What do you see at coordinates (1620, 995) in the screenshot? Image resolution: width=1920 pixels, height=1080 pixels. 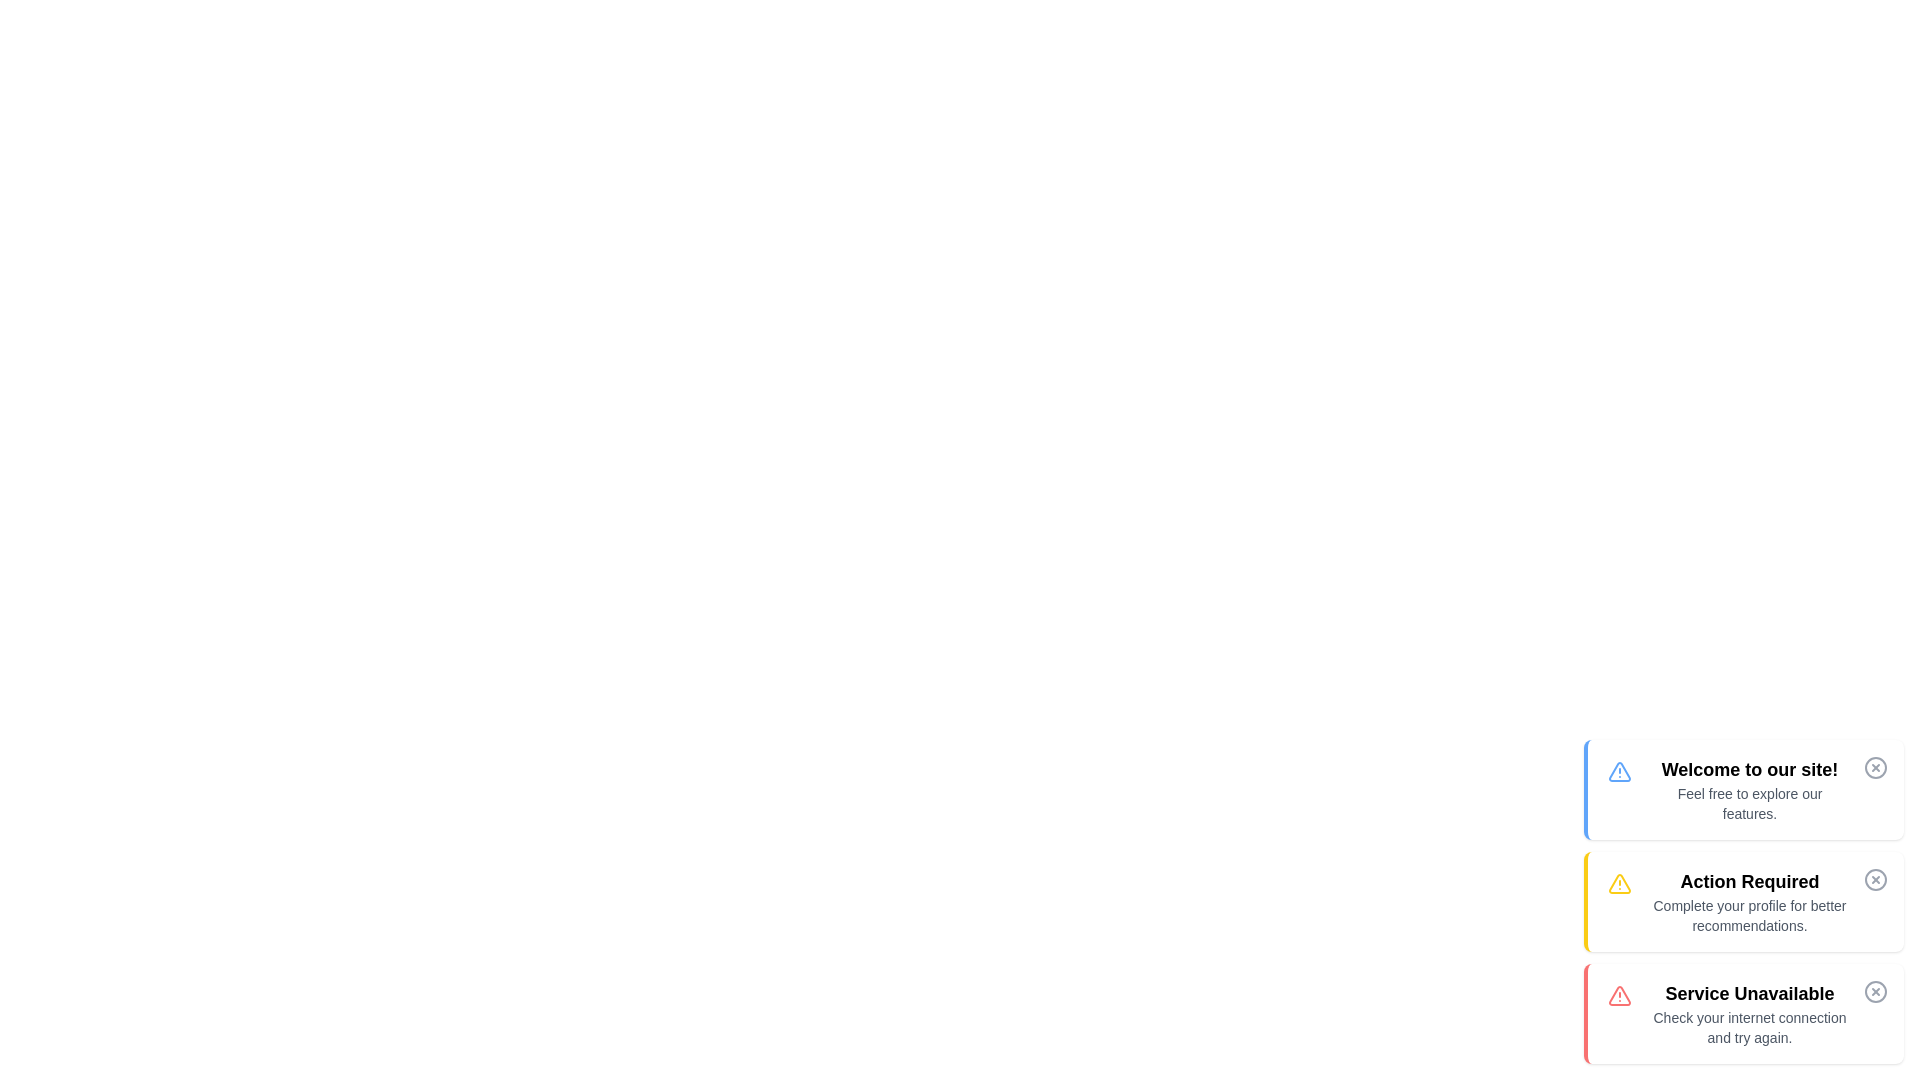 I see `the alert icon that serves as a visual indicator for the 'Service Unavailable' message, which is located to the left of the text and is the third item in a vertically stacked list of similar alert elements` at bounding box center [1620, 995].